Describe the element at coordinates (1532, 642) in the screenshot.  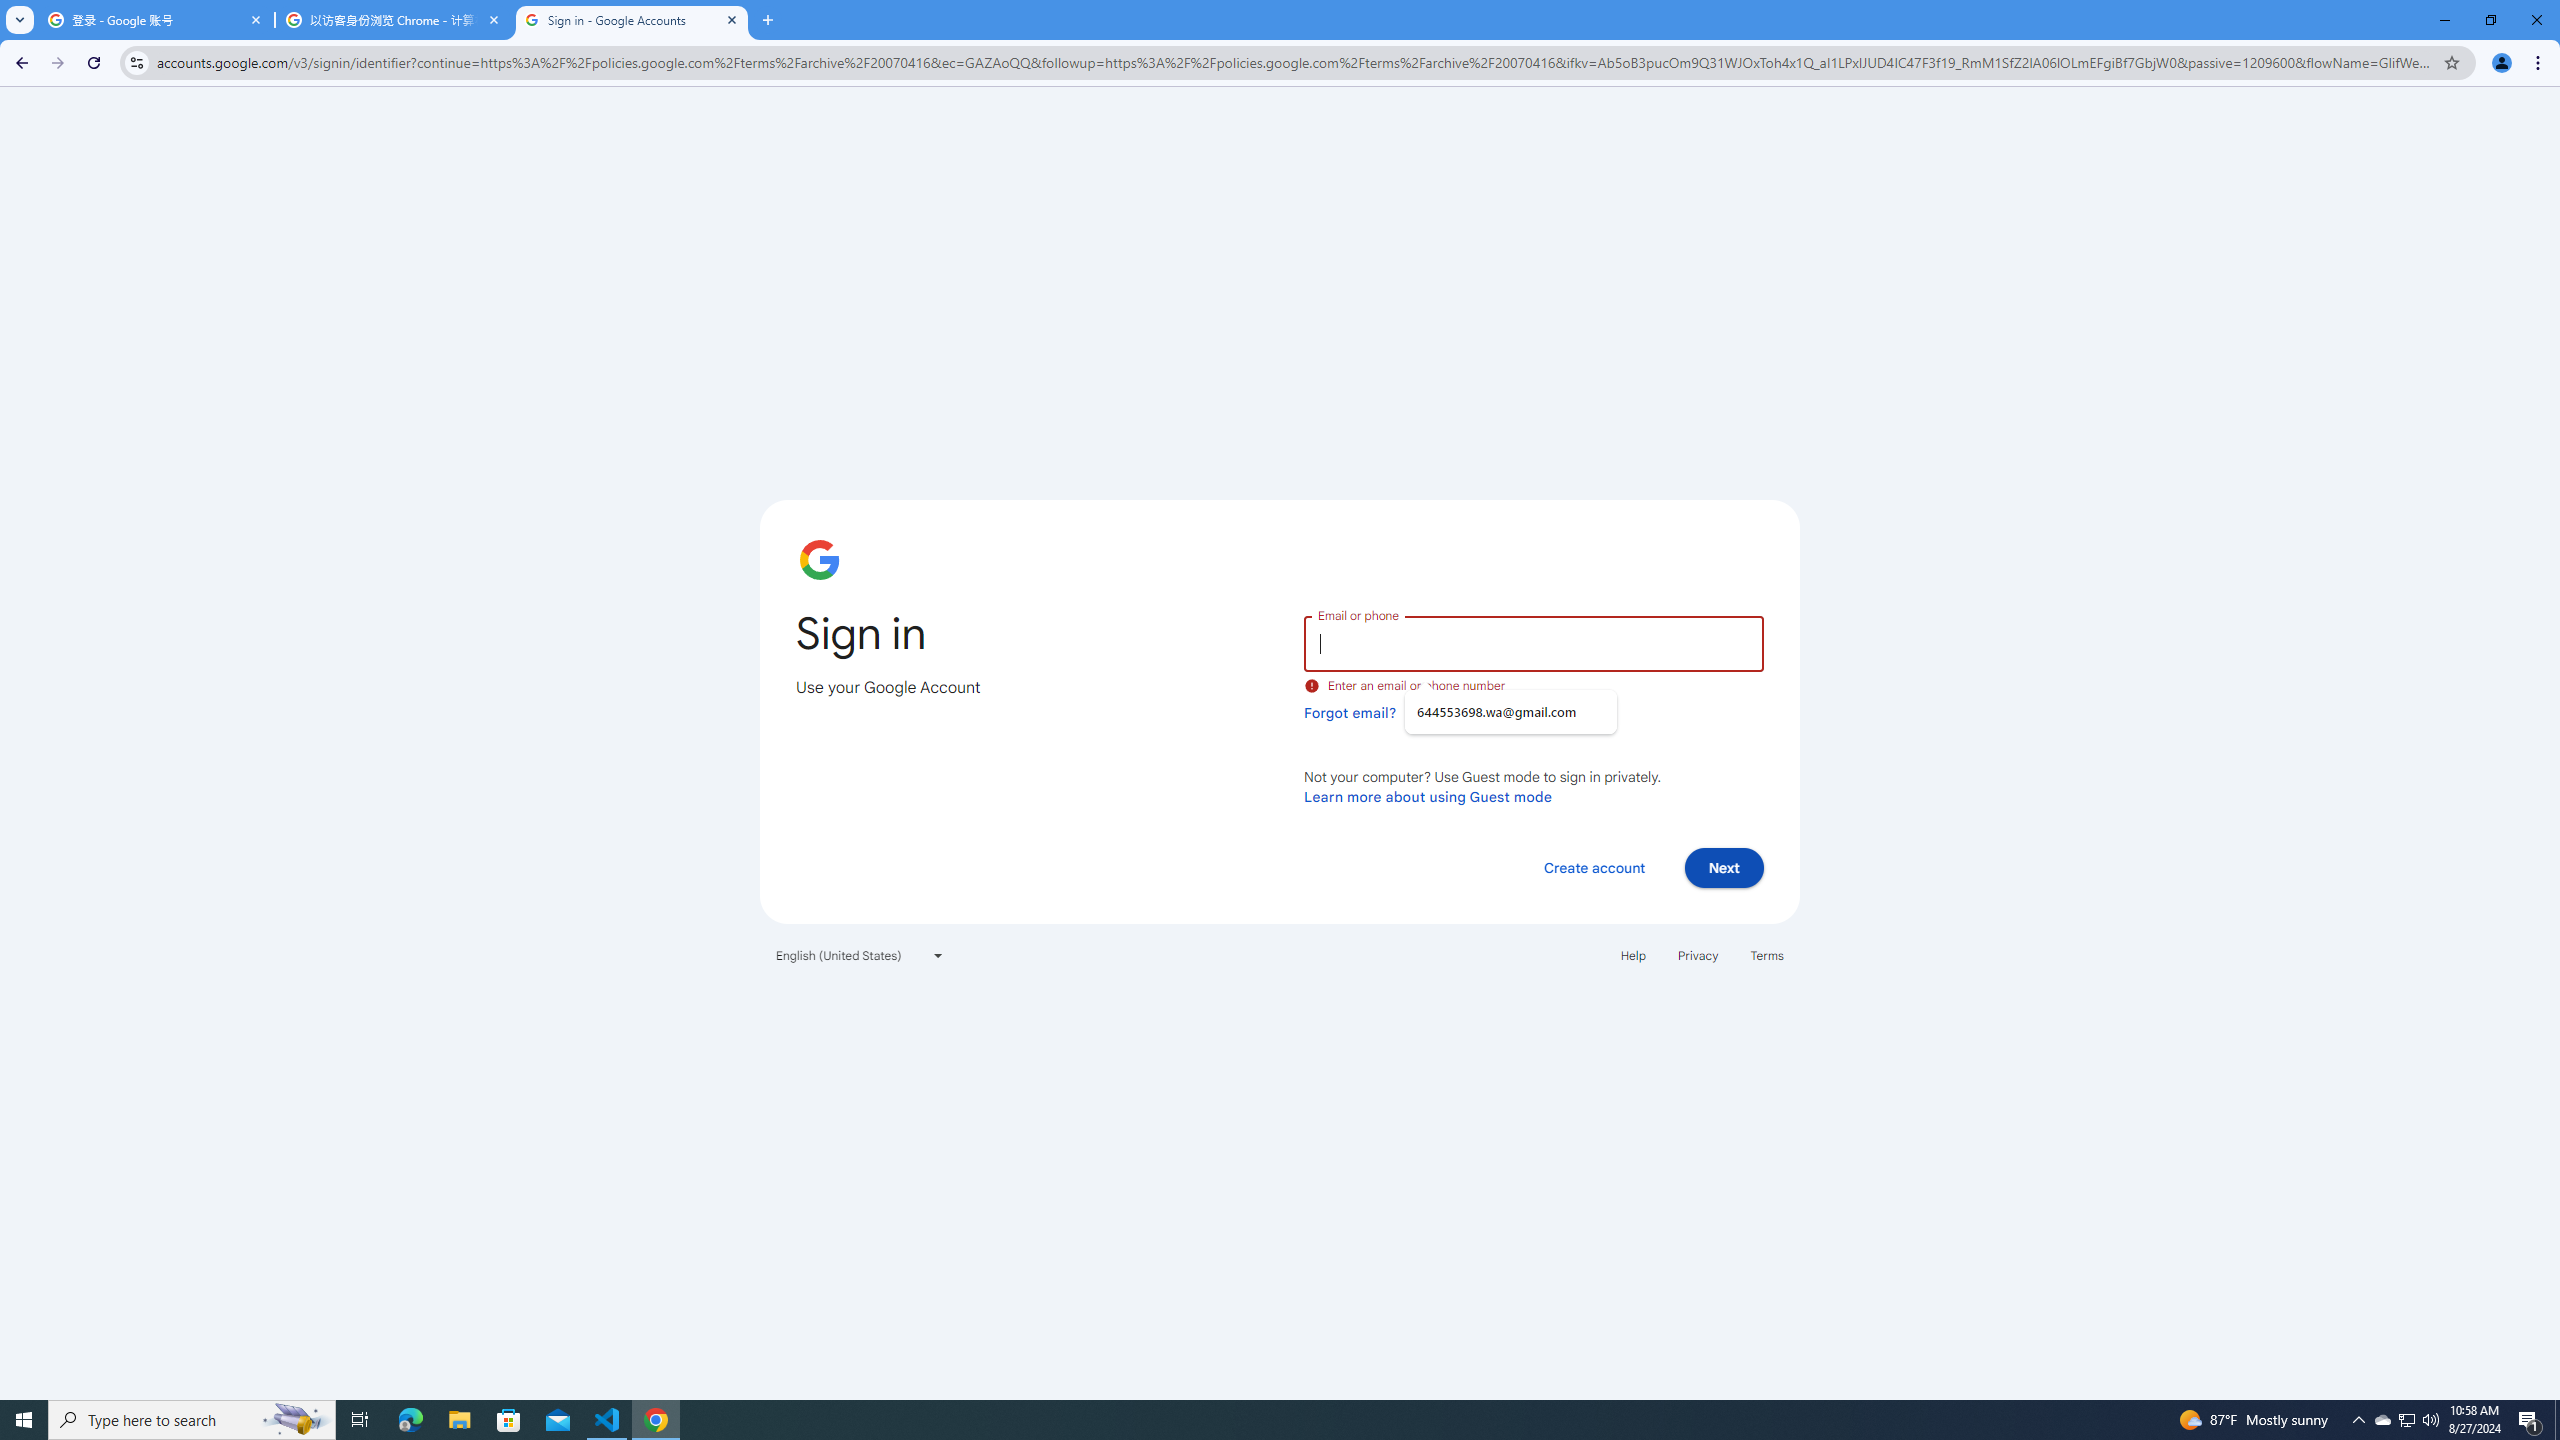
I see `'Email or phone'` at that location.